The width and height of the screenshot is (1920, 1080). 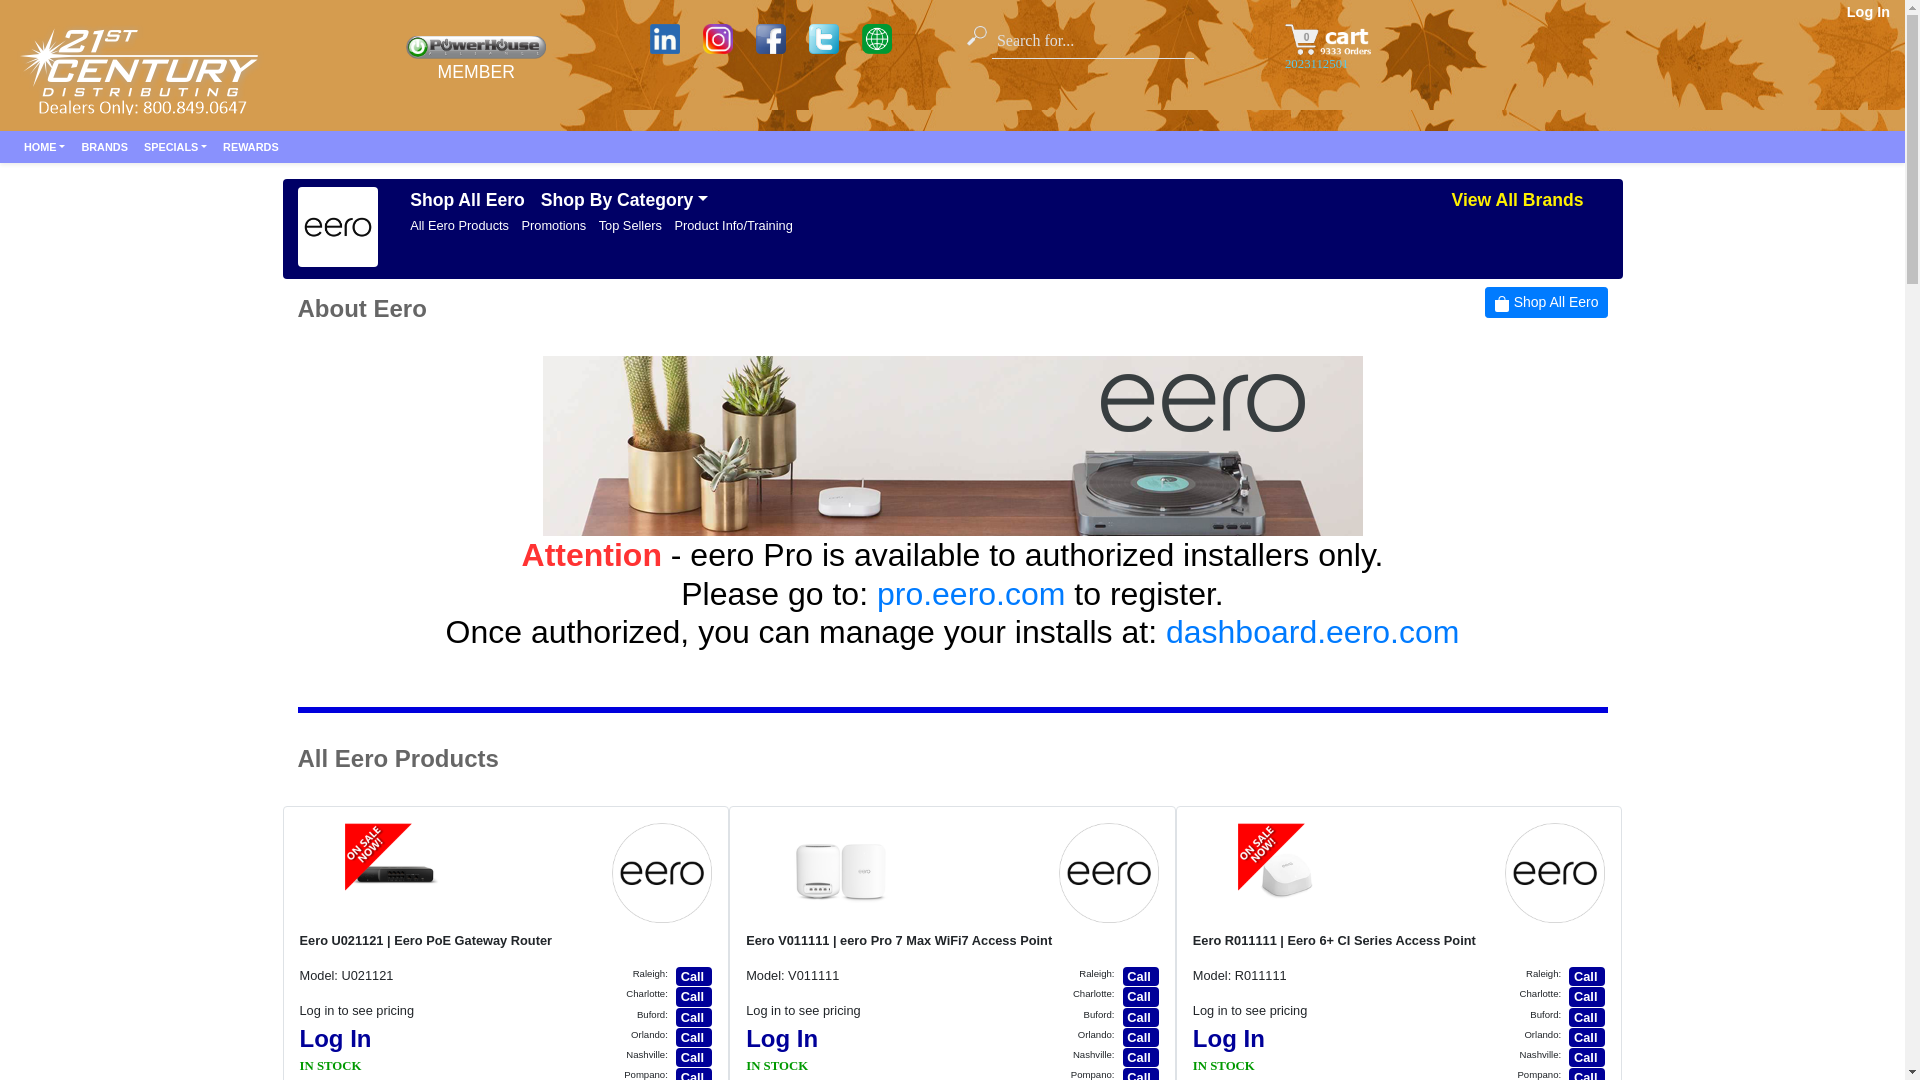 I want to click on 'Shop All Eero', so click(x=1484, y=302).